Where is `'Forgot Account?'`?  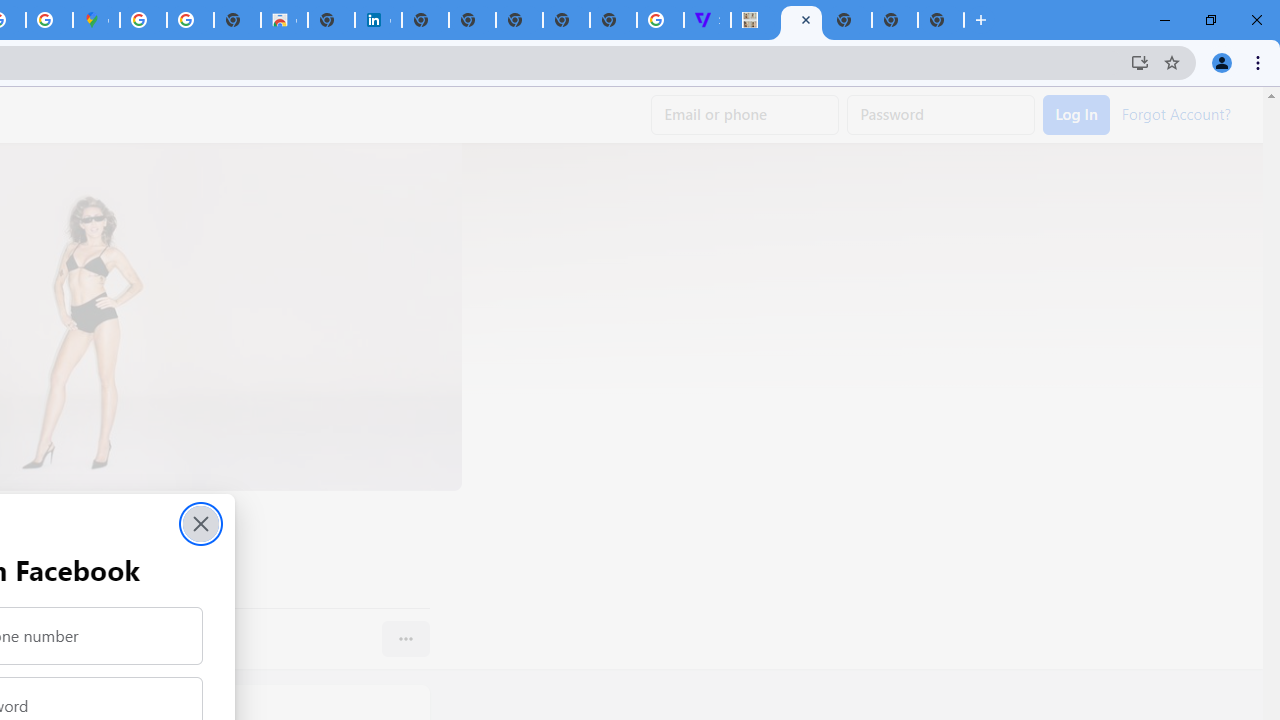 'Forgot Account?' is located at coordinates (1176, 113).